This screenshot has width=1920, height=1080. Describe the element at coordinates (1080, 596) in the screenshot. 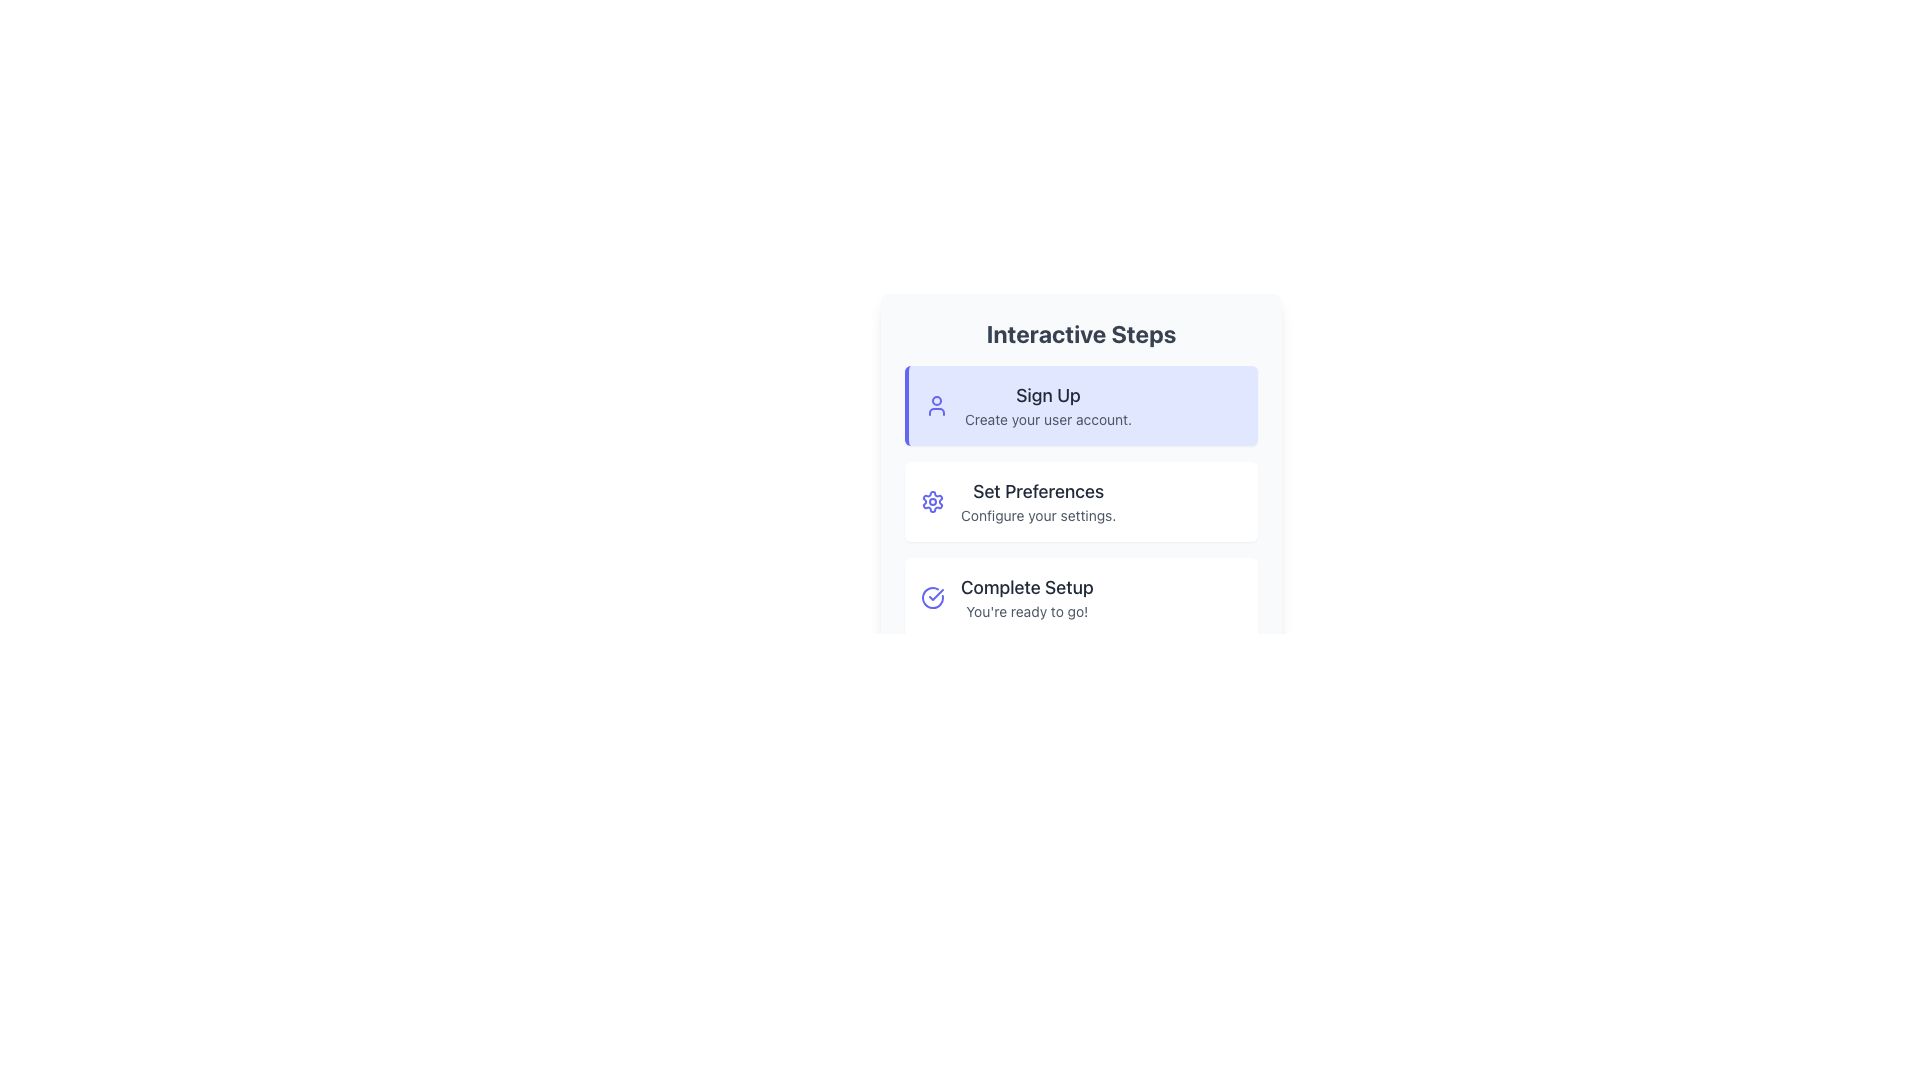

I see `the Informational card displaying the title 'Complete Setup' and subtitle 'You're ready to go!', which is the last element in a vertically stacked list` at that location.